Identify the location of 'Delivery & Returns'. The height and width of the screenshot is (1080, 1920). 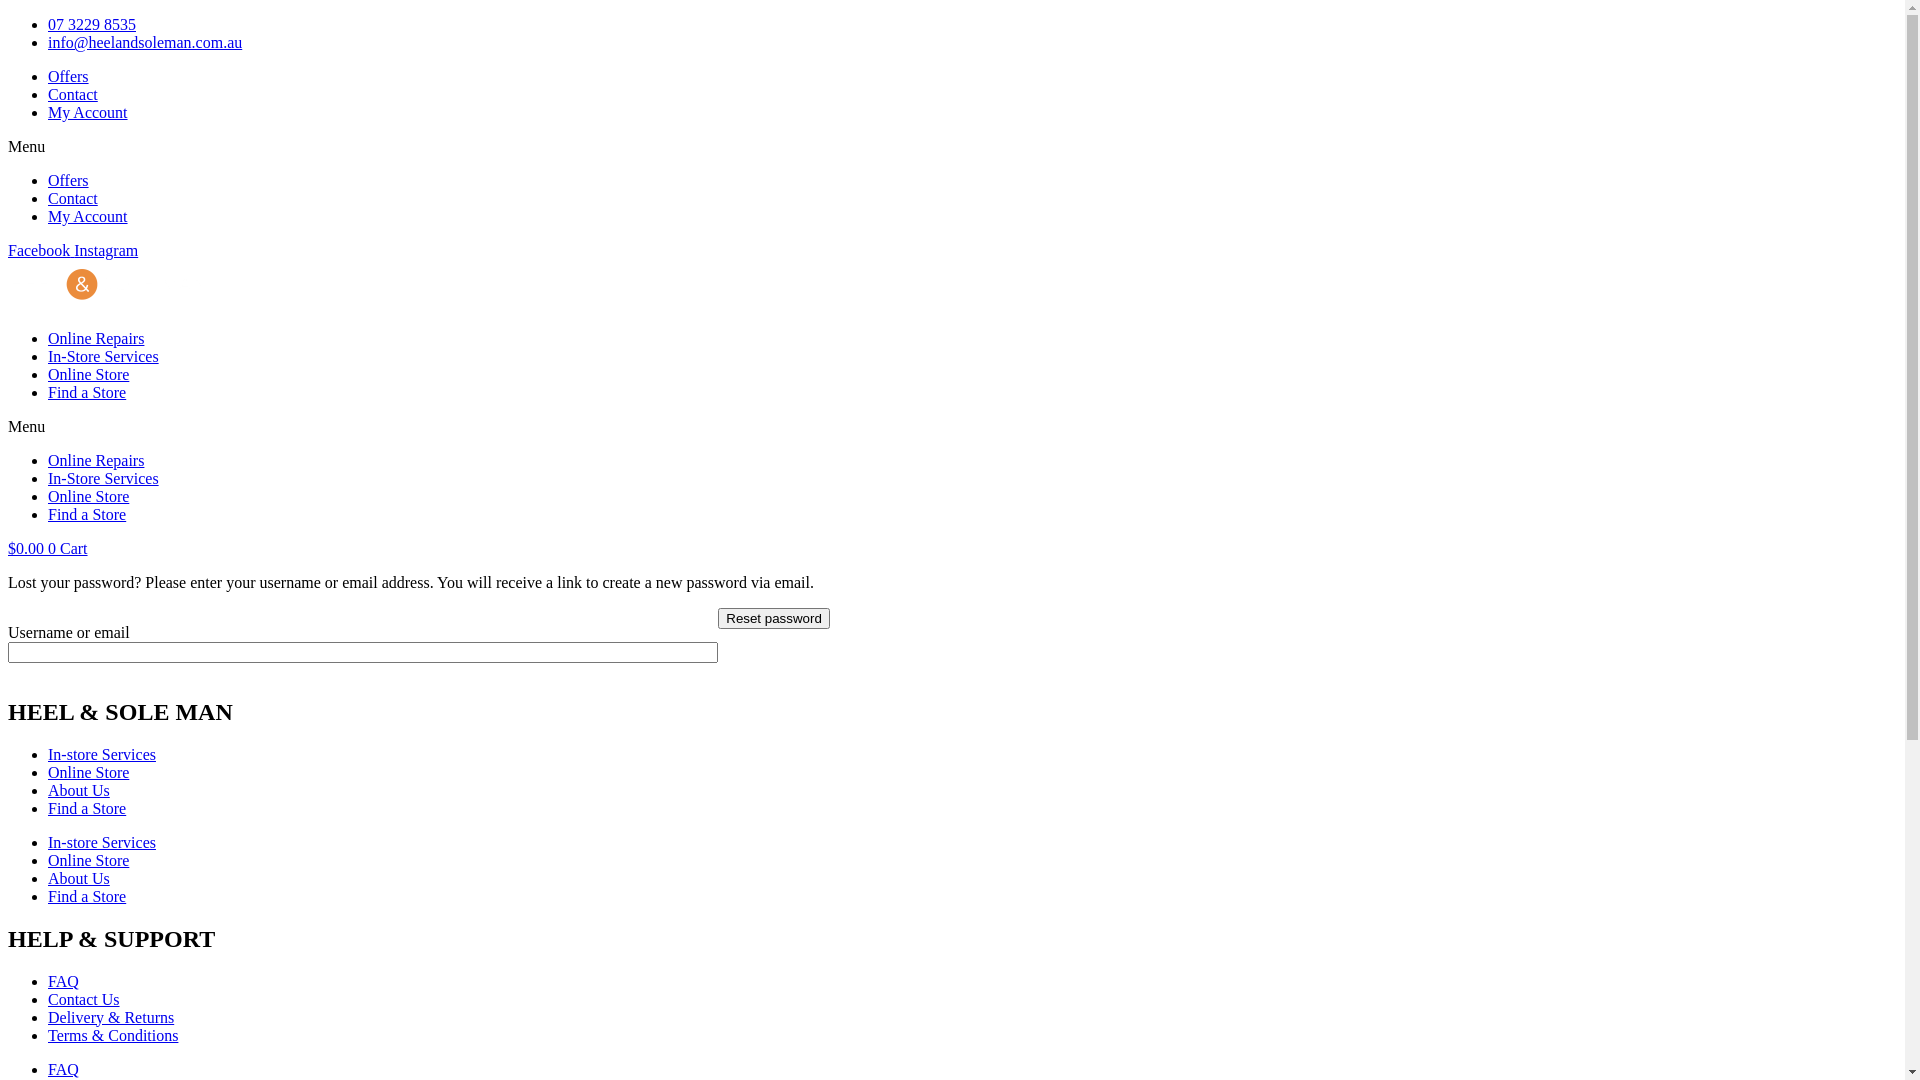
(48, 1017).